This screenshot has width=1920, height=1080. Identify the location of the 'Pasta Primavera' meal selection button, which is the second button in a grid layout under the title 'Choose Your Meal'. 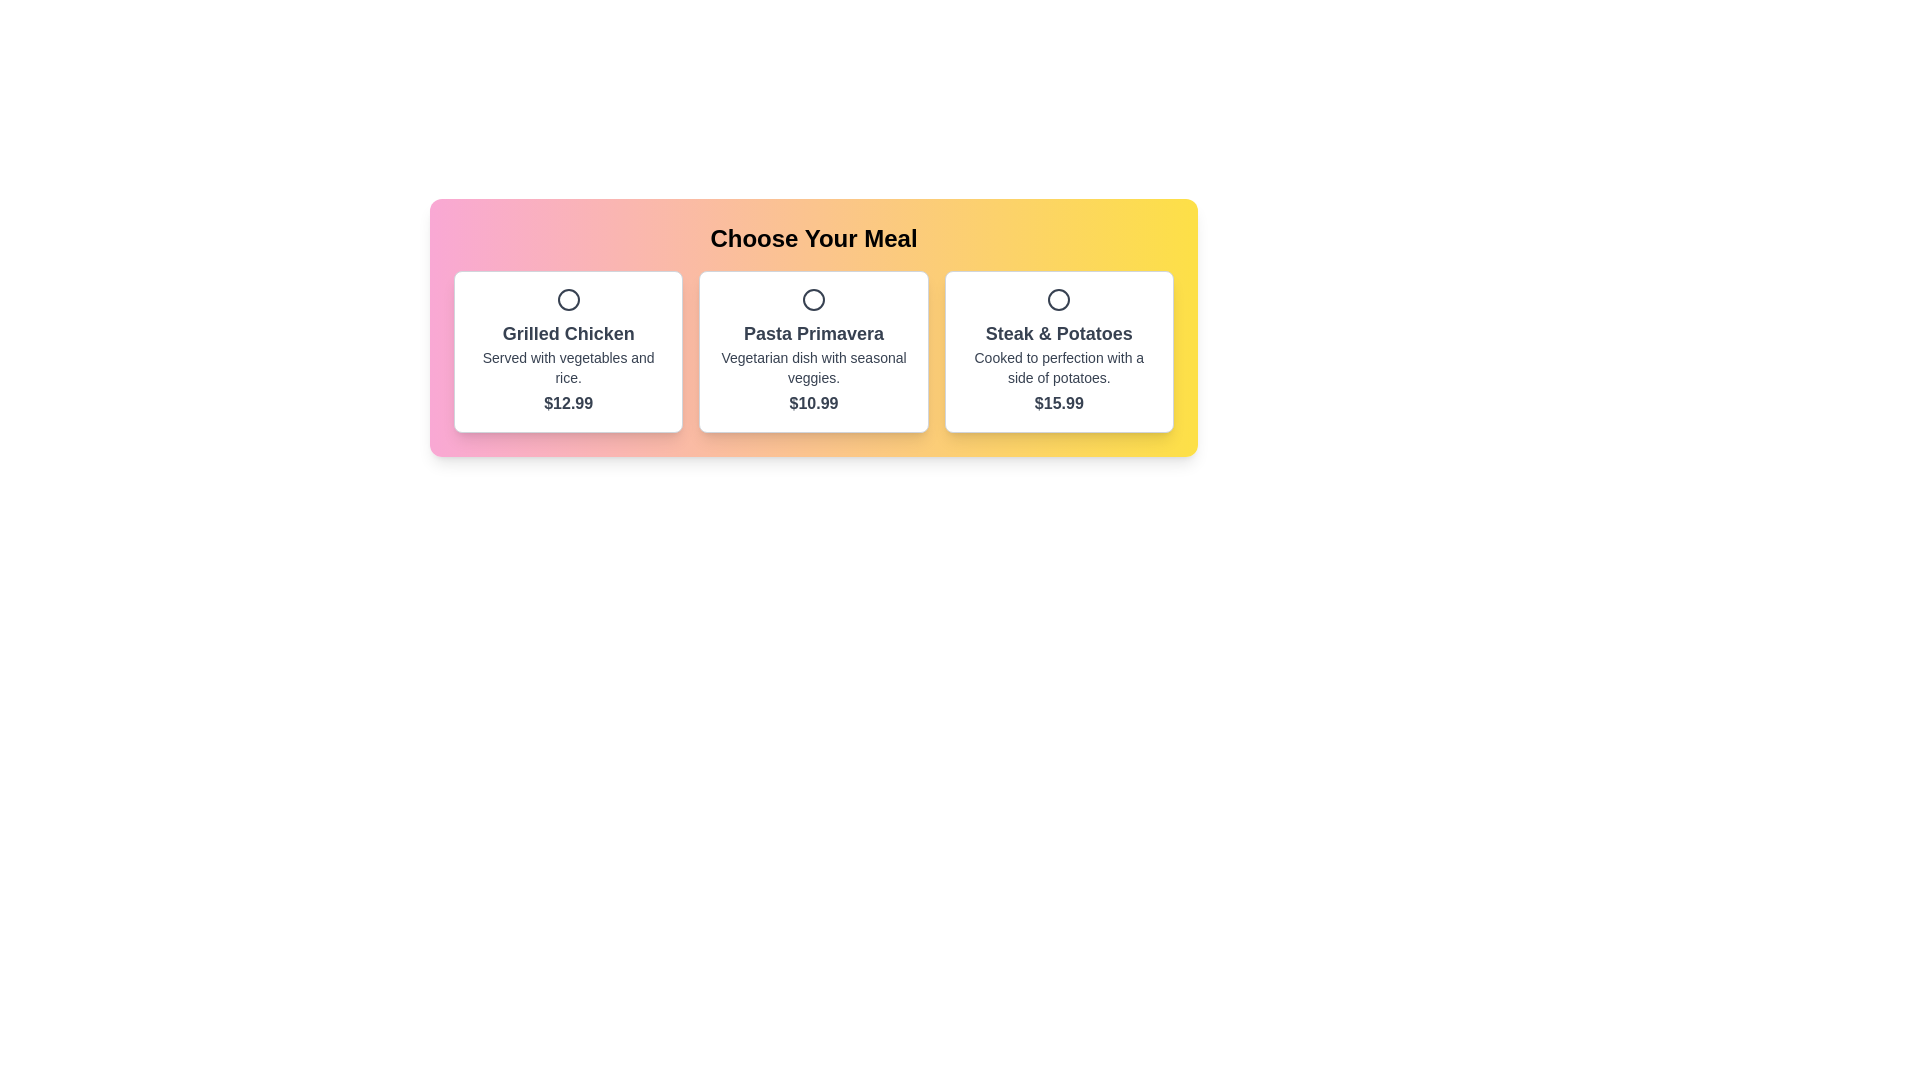
(814, 350).